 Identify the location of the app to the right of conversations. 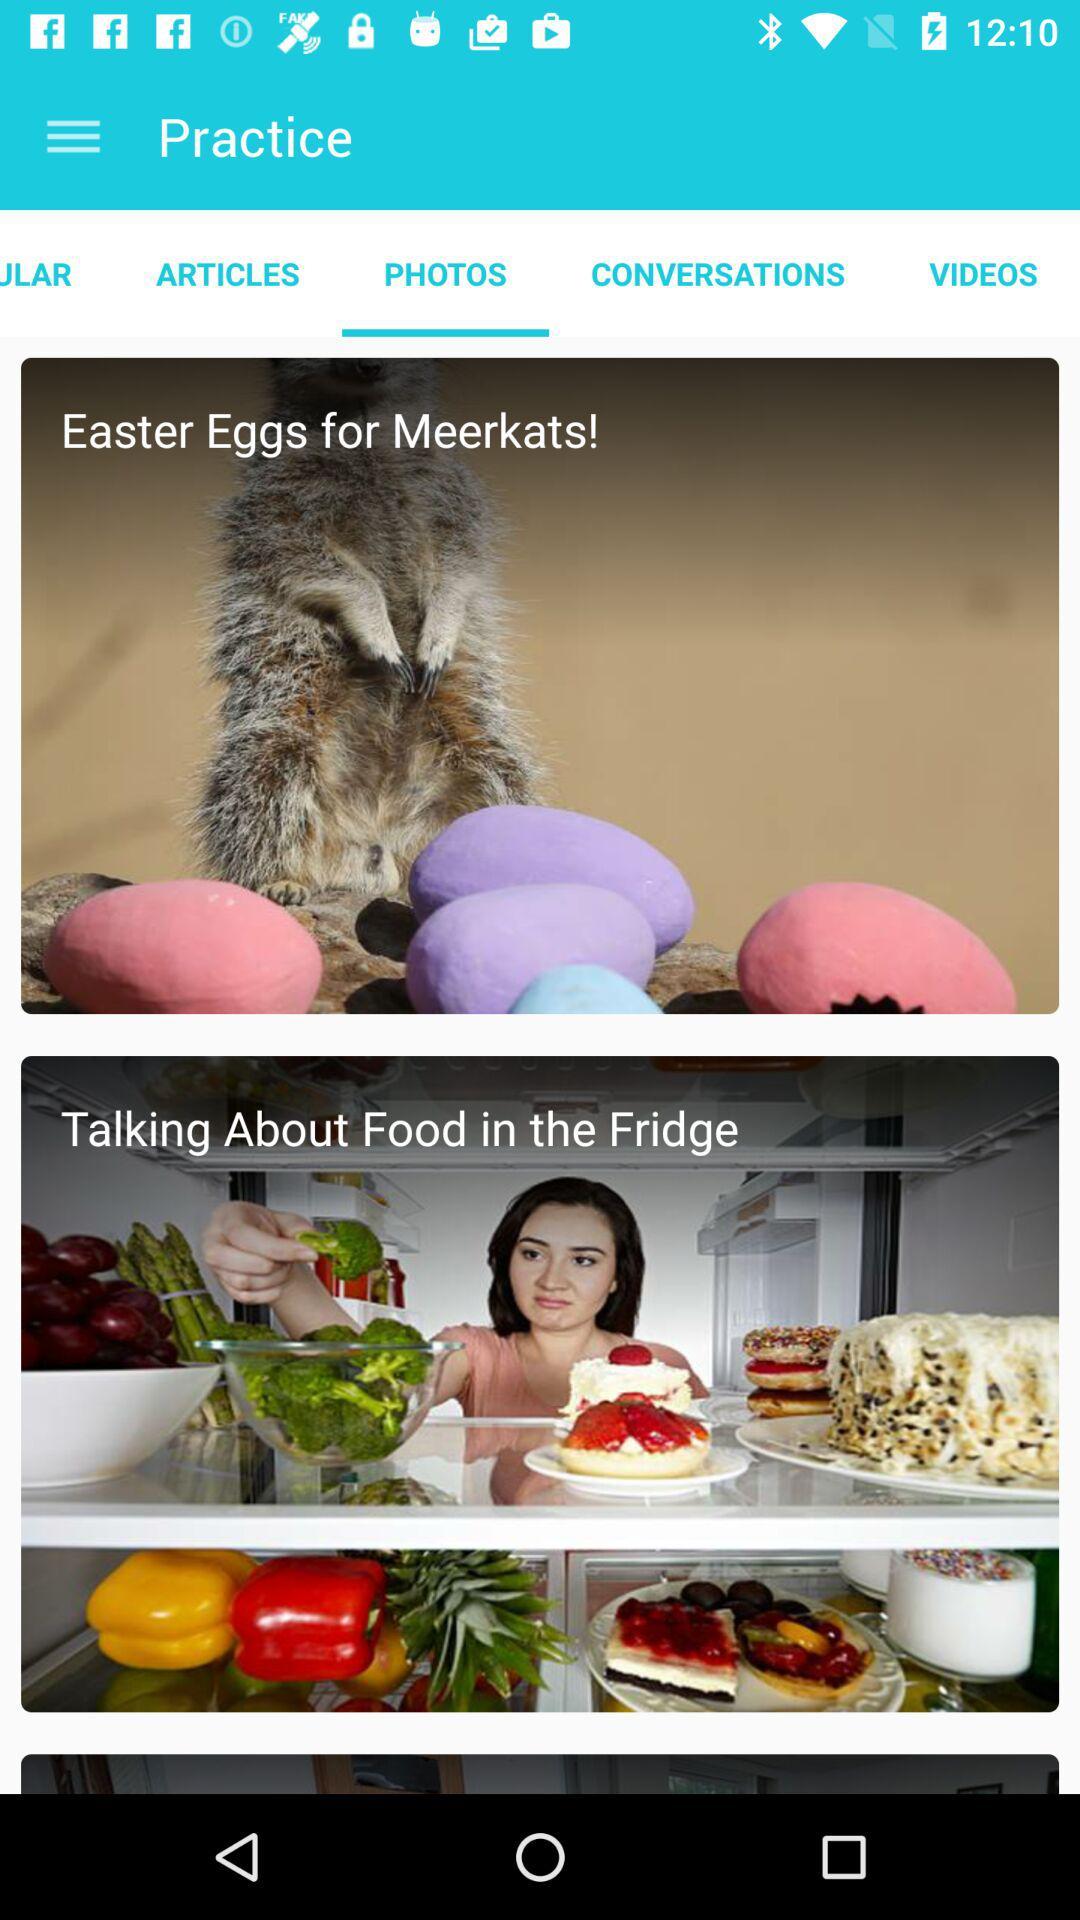
(982, 272).